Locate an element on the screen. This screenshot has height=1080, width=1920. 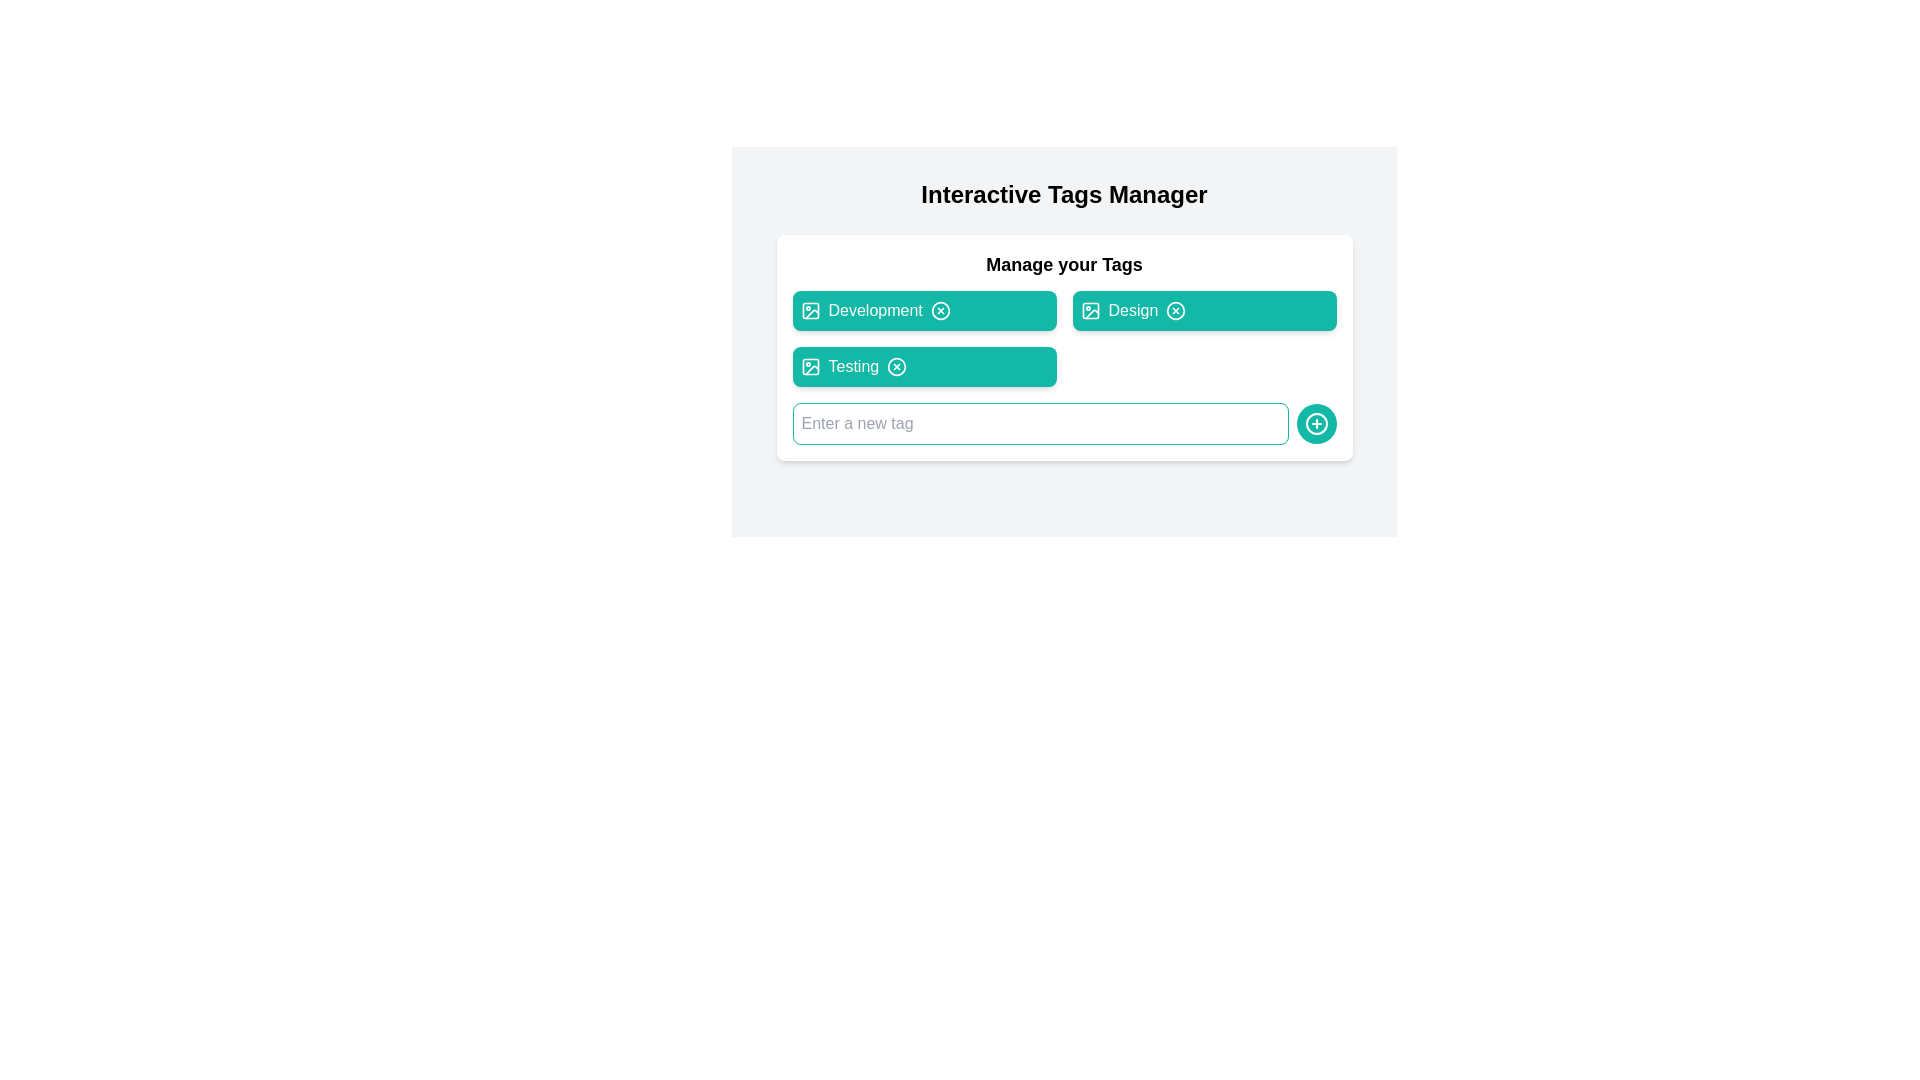
the SVG Icon representing the 'Development' tag, which is the leftmost icon in the top-left corner of the primary tags is located at coordinates (810, 311).